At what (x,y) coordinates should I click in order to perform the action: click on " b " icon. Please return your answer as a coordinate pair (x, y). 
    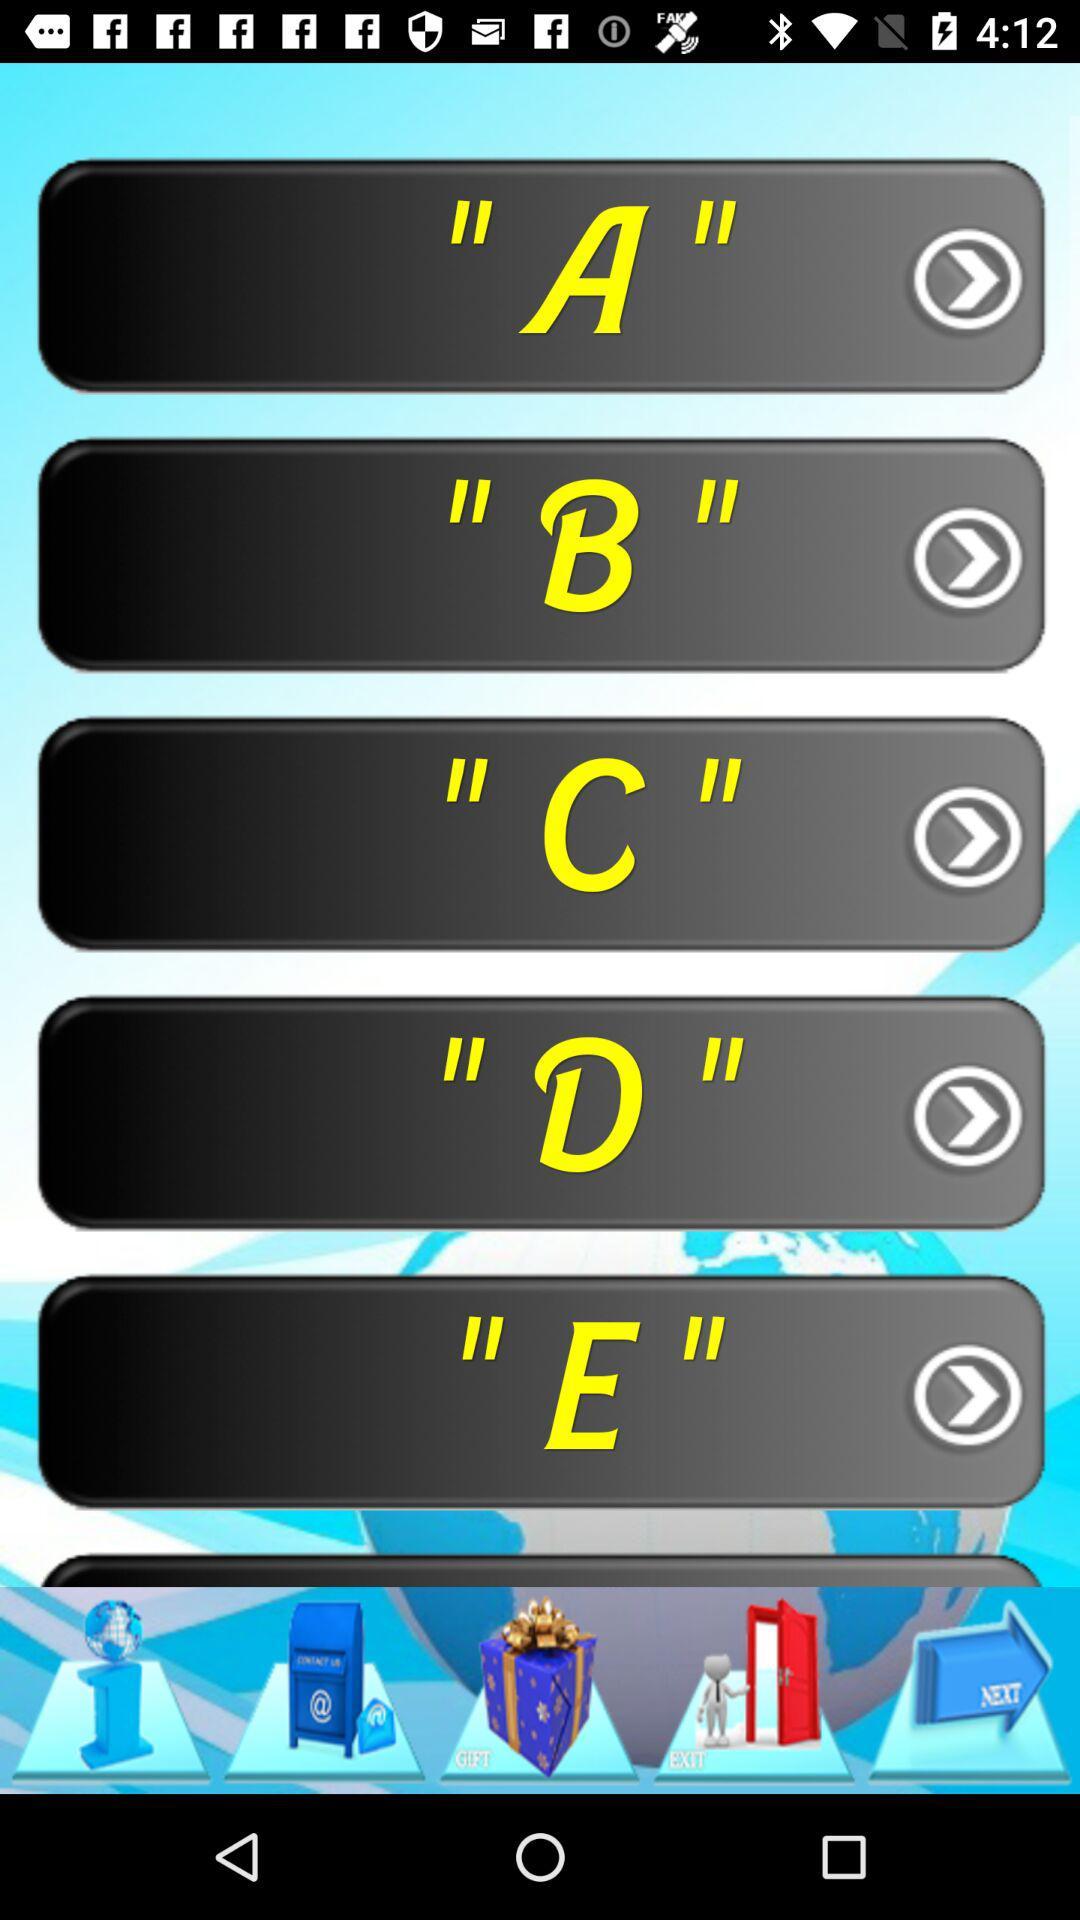
    Looking at the image, I should click on (540, 553).